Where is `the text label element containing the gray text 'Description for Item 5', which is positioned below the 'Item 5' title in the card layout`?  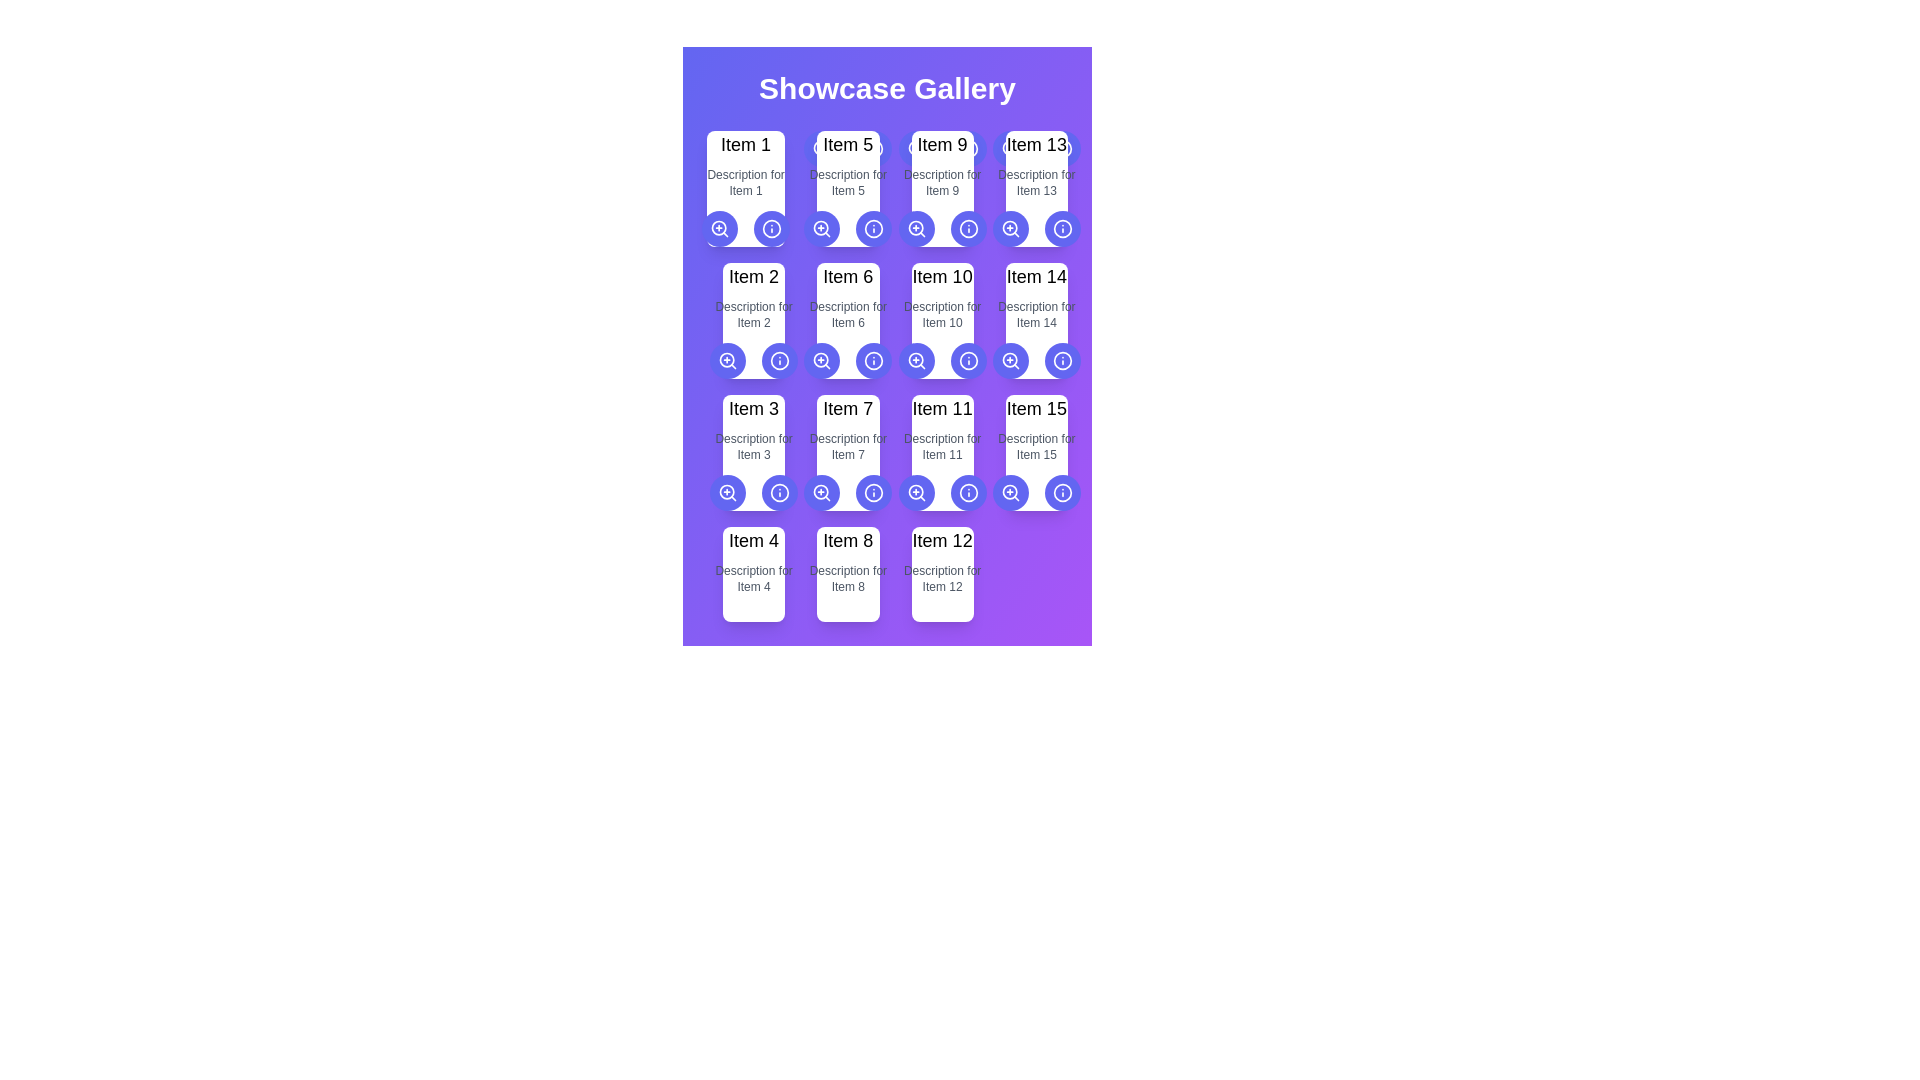
the text label element containing the gray text 'Description for Item 5', which is positioned below the 'Item 5' title in the card layout is located at coordinates (848, 182).